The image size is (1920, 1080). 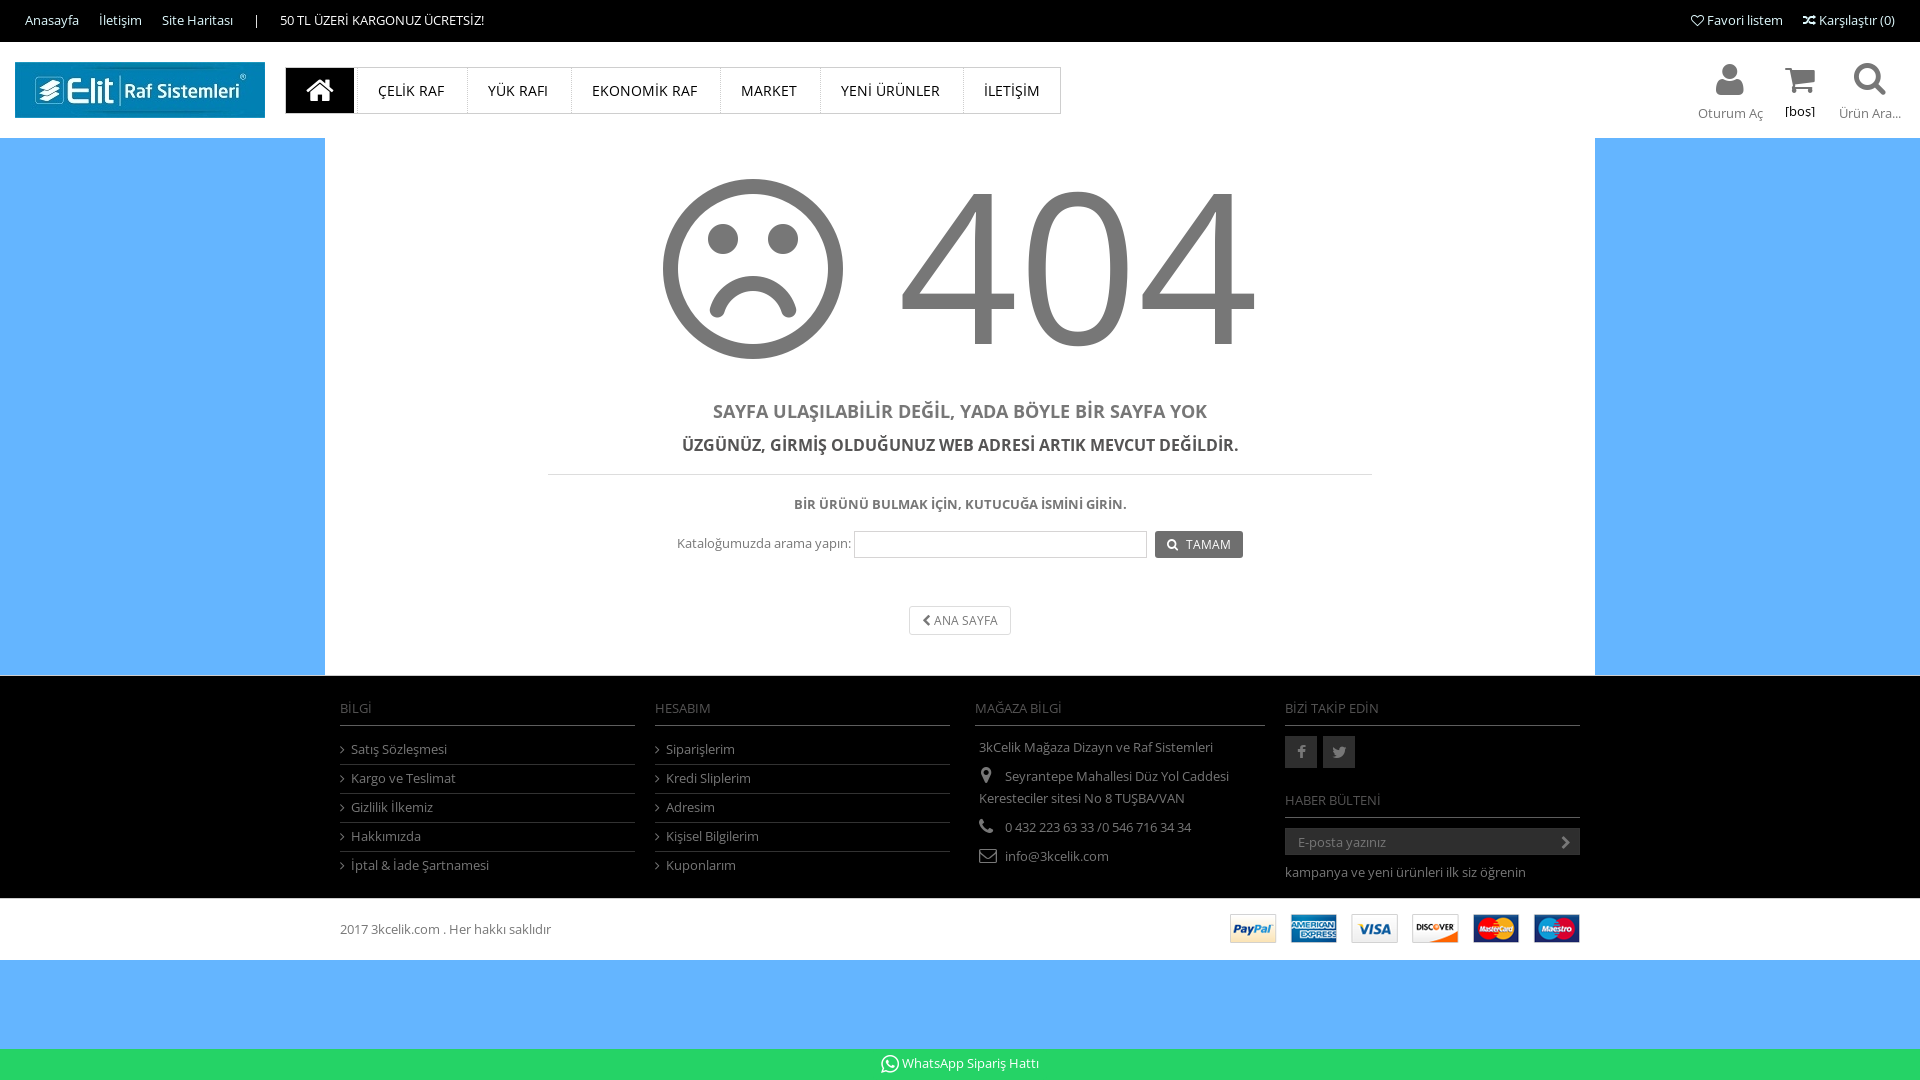 What do you see at coordinates (340, 777) in the screenshot?
I see `'Kargo ve Teslimat'` at bounding box center [340, 777].